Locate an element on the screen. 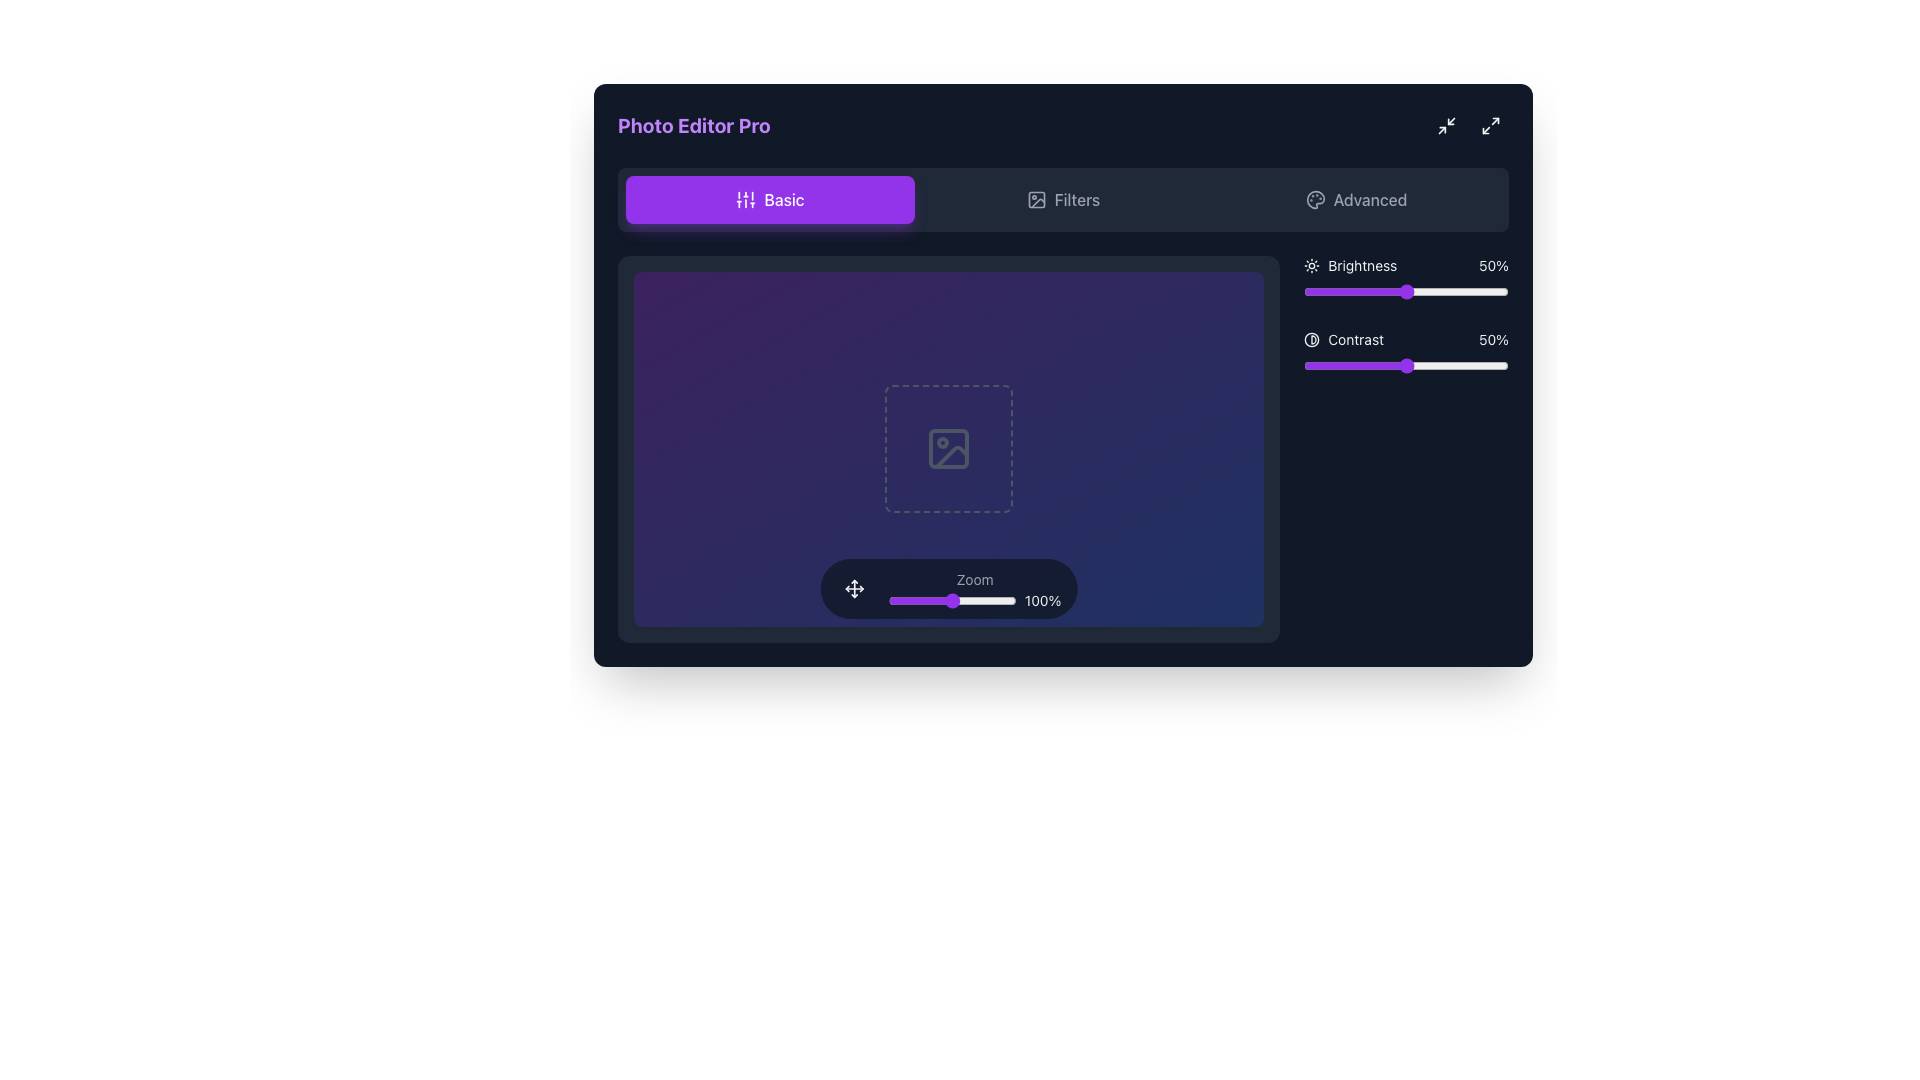 The width and height of the screenshot is (1920, 1080). the 'Filters' button which contains the photo frame icon with a circular detail, located in the top navigation bar is located at coordinates (1036, 200).